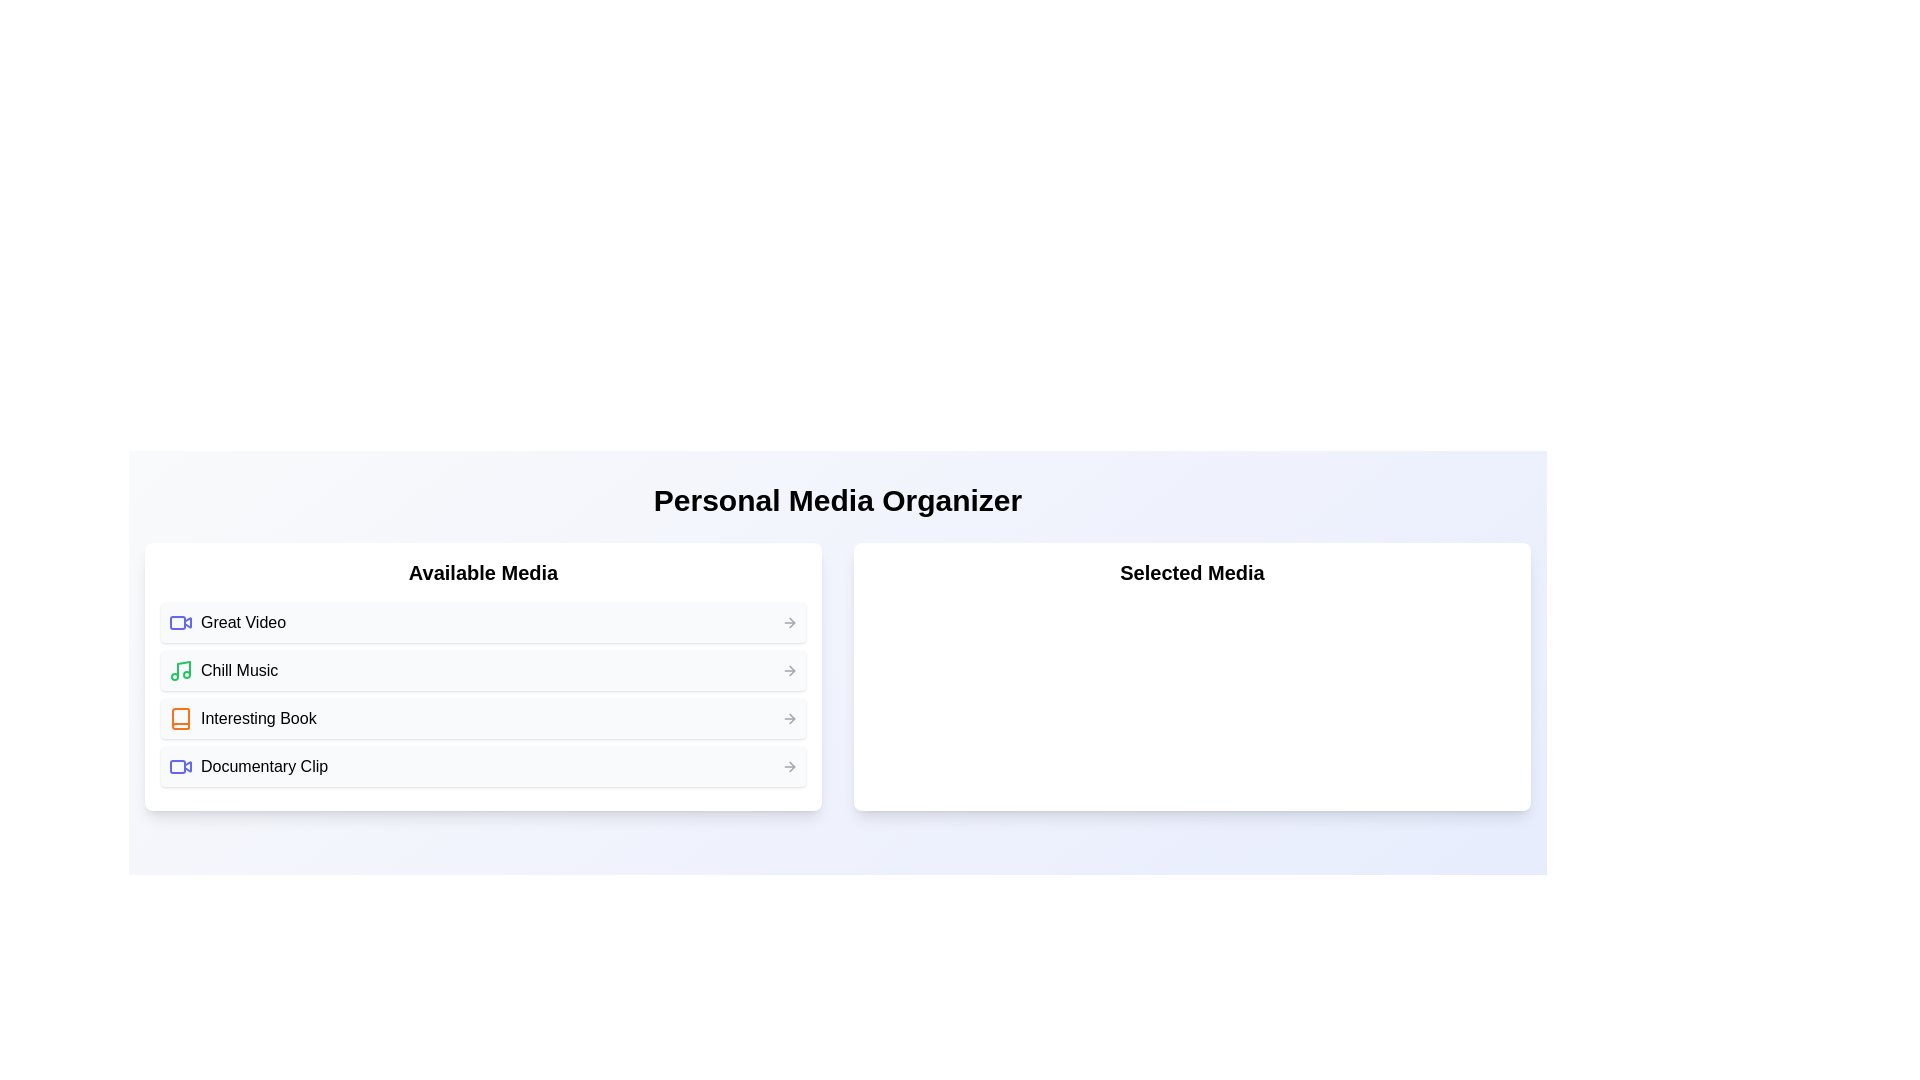 This screenshot has width=1920, height=1080. I want to click on the list item labeled 'Chill Music', which is the second entry, so click(483, 693).